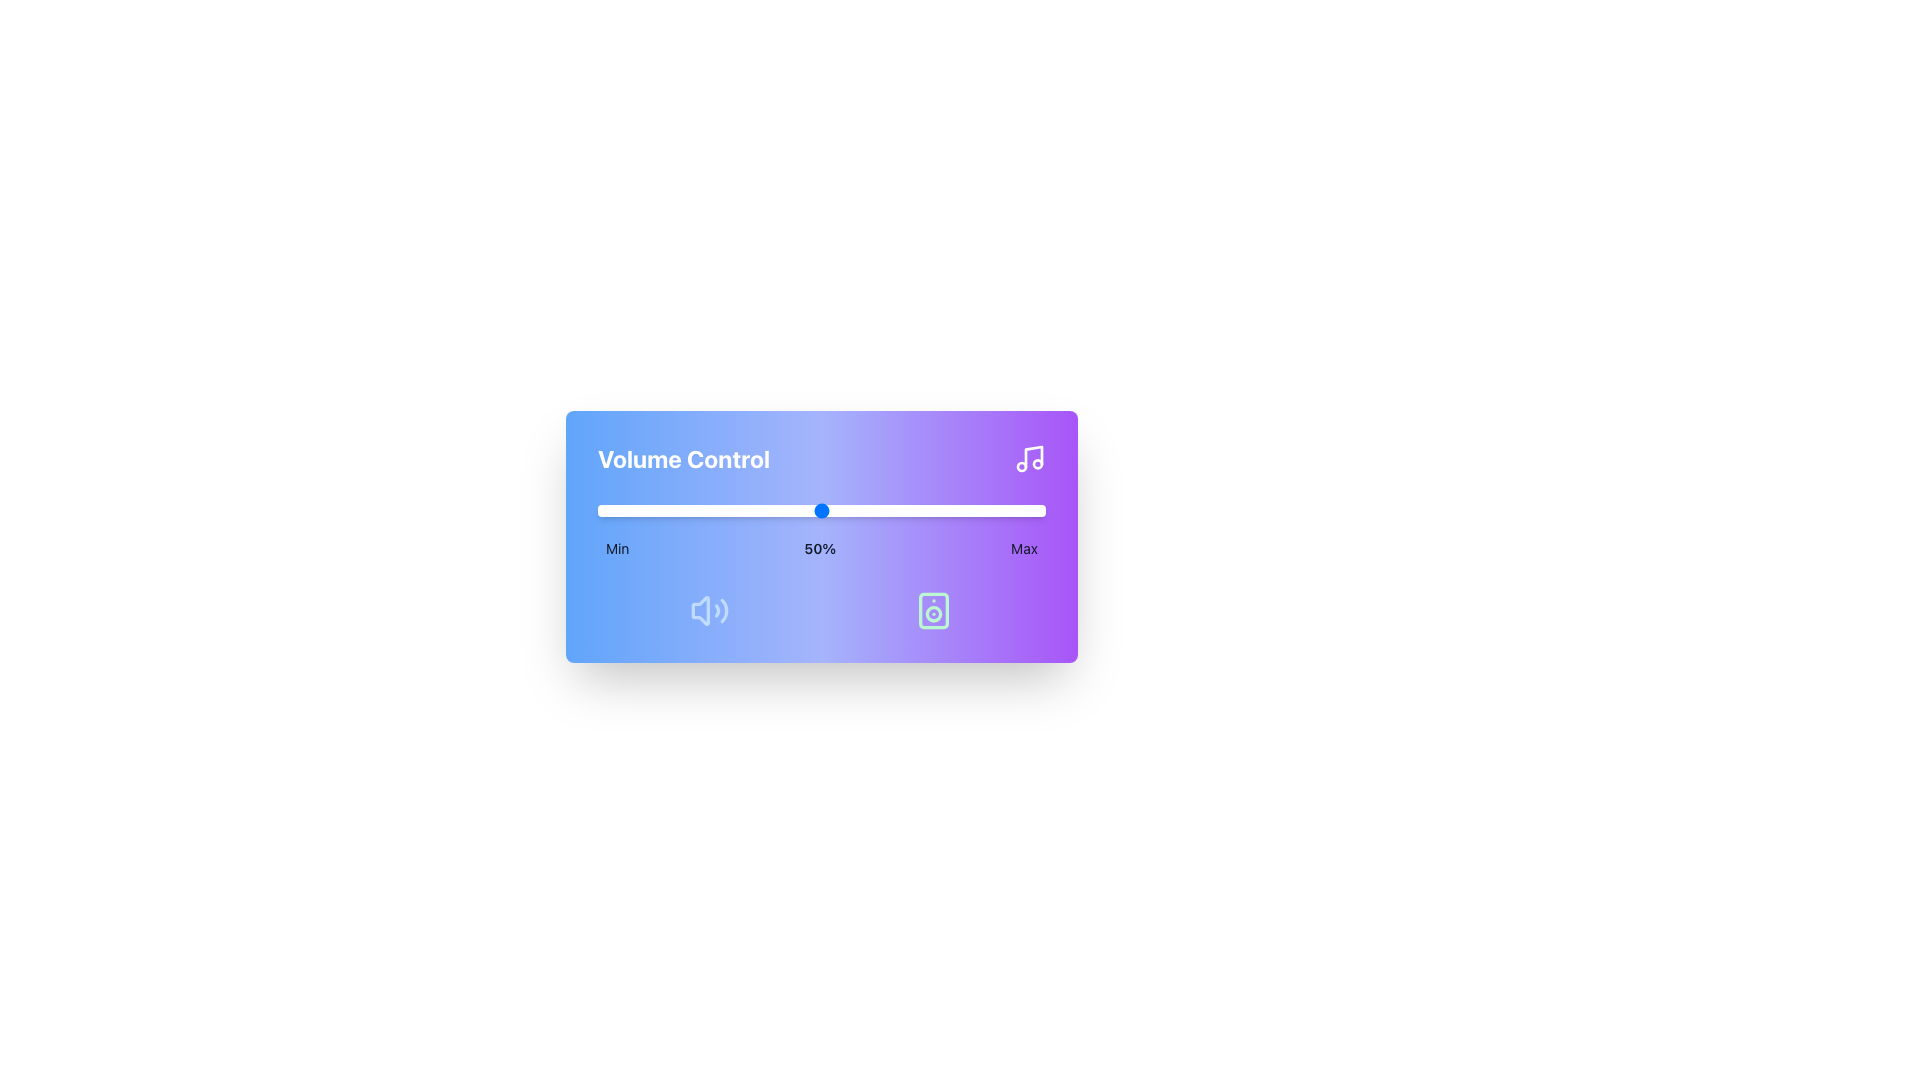 The width and height of the screenshot is (1920, 1080). What do you see at coordinates (749, 509) in the screenshot?
I see `the slider` at bounding box center [749, 509].